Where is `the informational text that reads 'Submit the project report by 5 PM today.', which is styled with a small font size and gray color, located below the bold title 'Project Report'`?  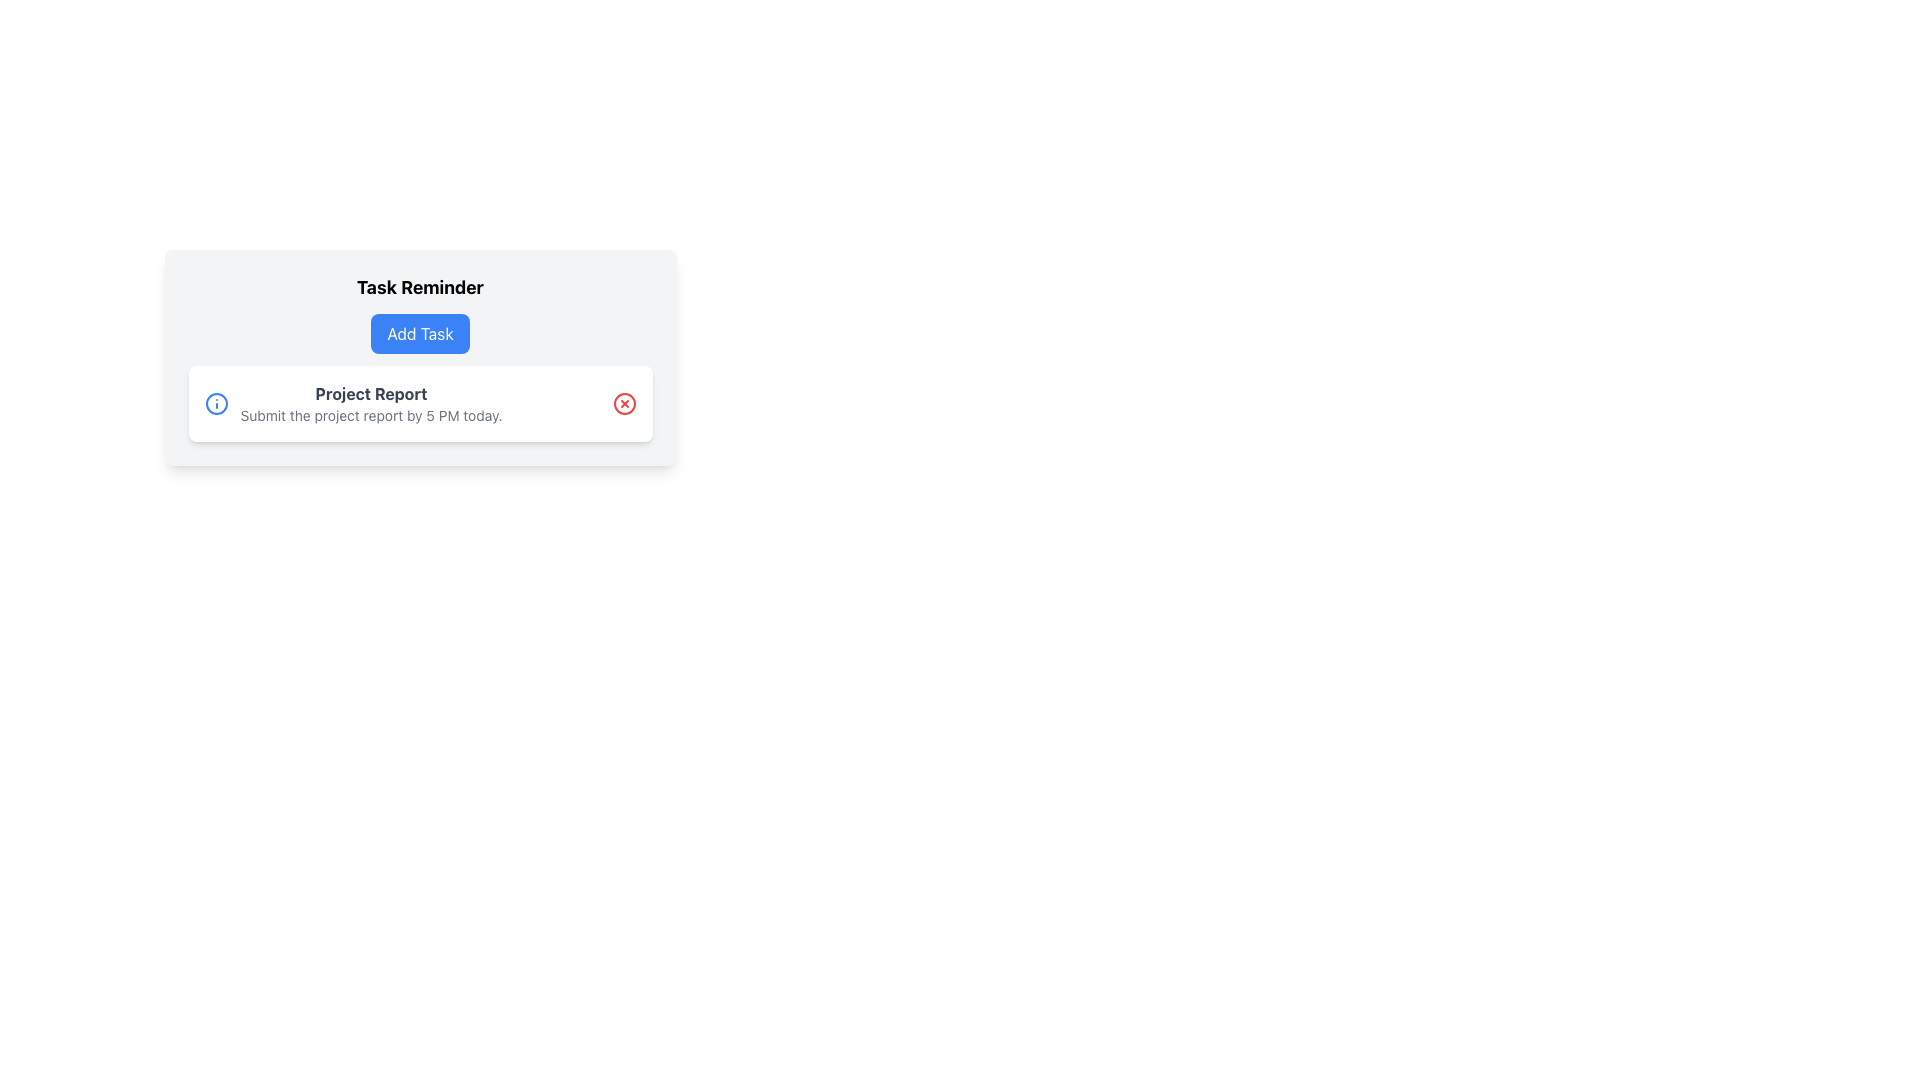
the informational text that reads 'Submit the project report by 5 PM today.', which is styled with a small font size and gray color, located below the bold title 'Project Report' is located at coordinates (371, 415).